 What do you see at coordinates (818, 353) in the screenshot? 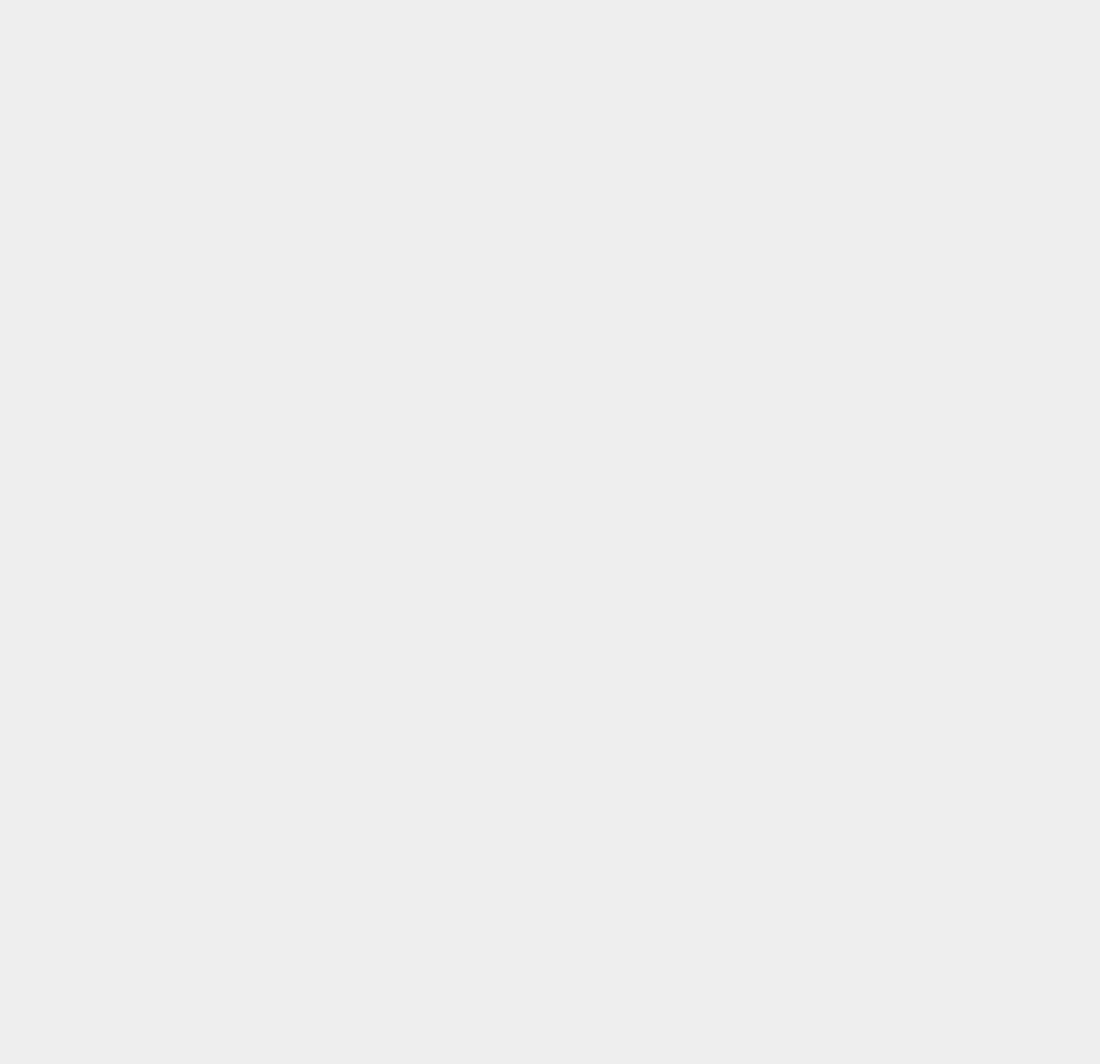
I see `'OS X 10.11.4'` at bounding box center [818, 353].